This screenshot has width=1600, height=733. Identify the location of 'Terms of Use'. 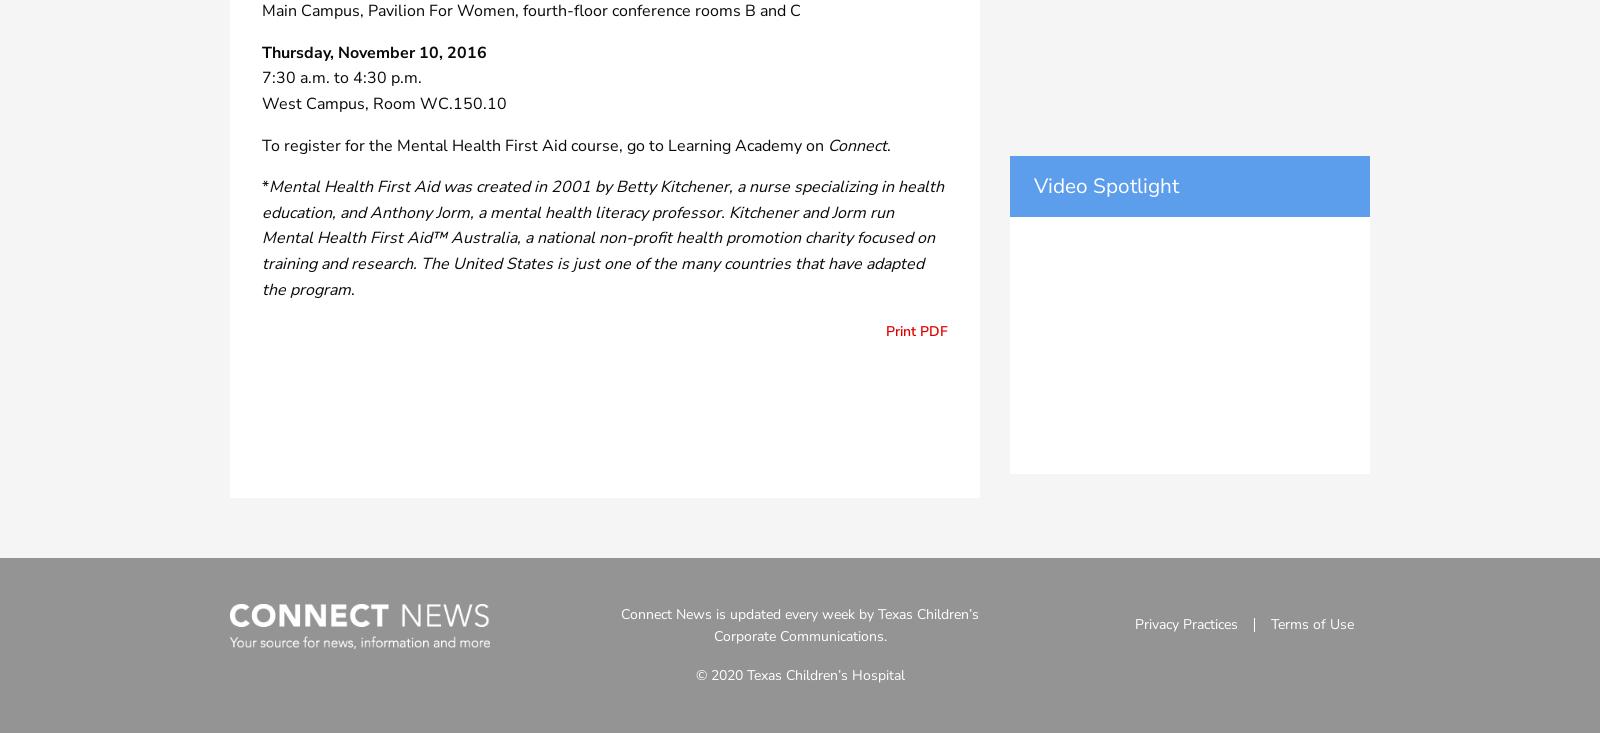
(1270, 623).